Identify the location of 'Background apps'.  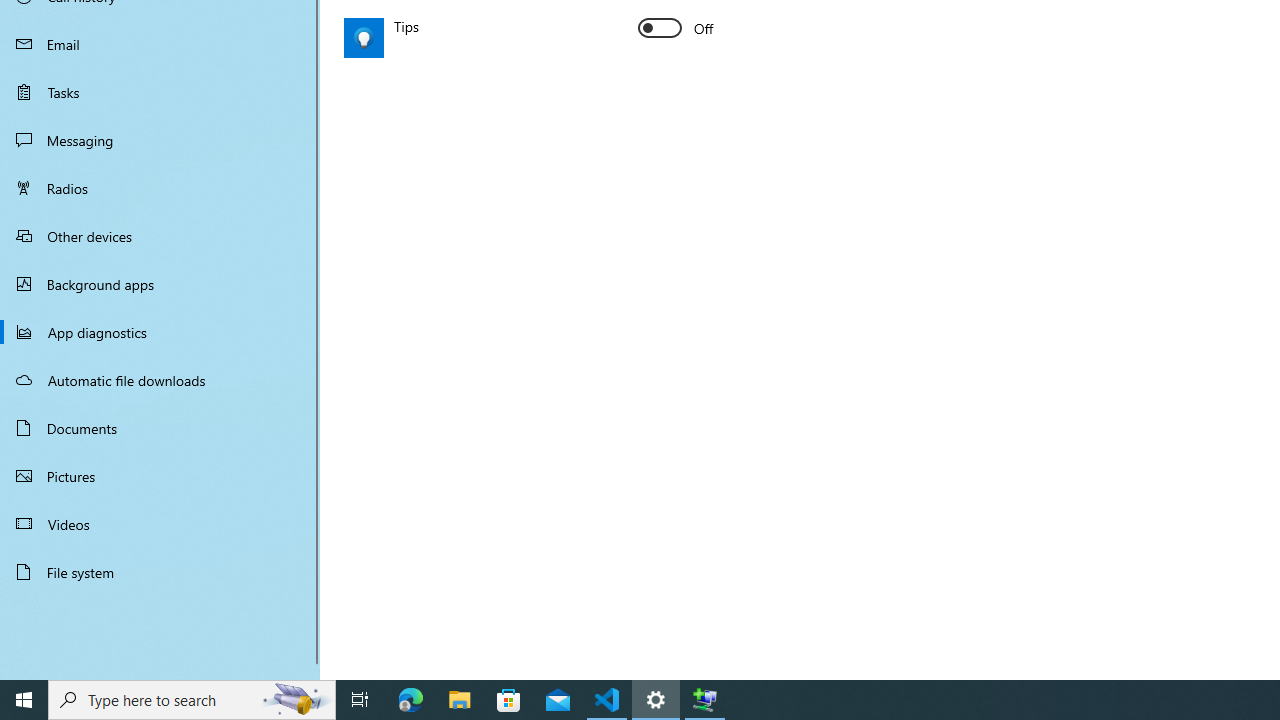
(160, 284).